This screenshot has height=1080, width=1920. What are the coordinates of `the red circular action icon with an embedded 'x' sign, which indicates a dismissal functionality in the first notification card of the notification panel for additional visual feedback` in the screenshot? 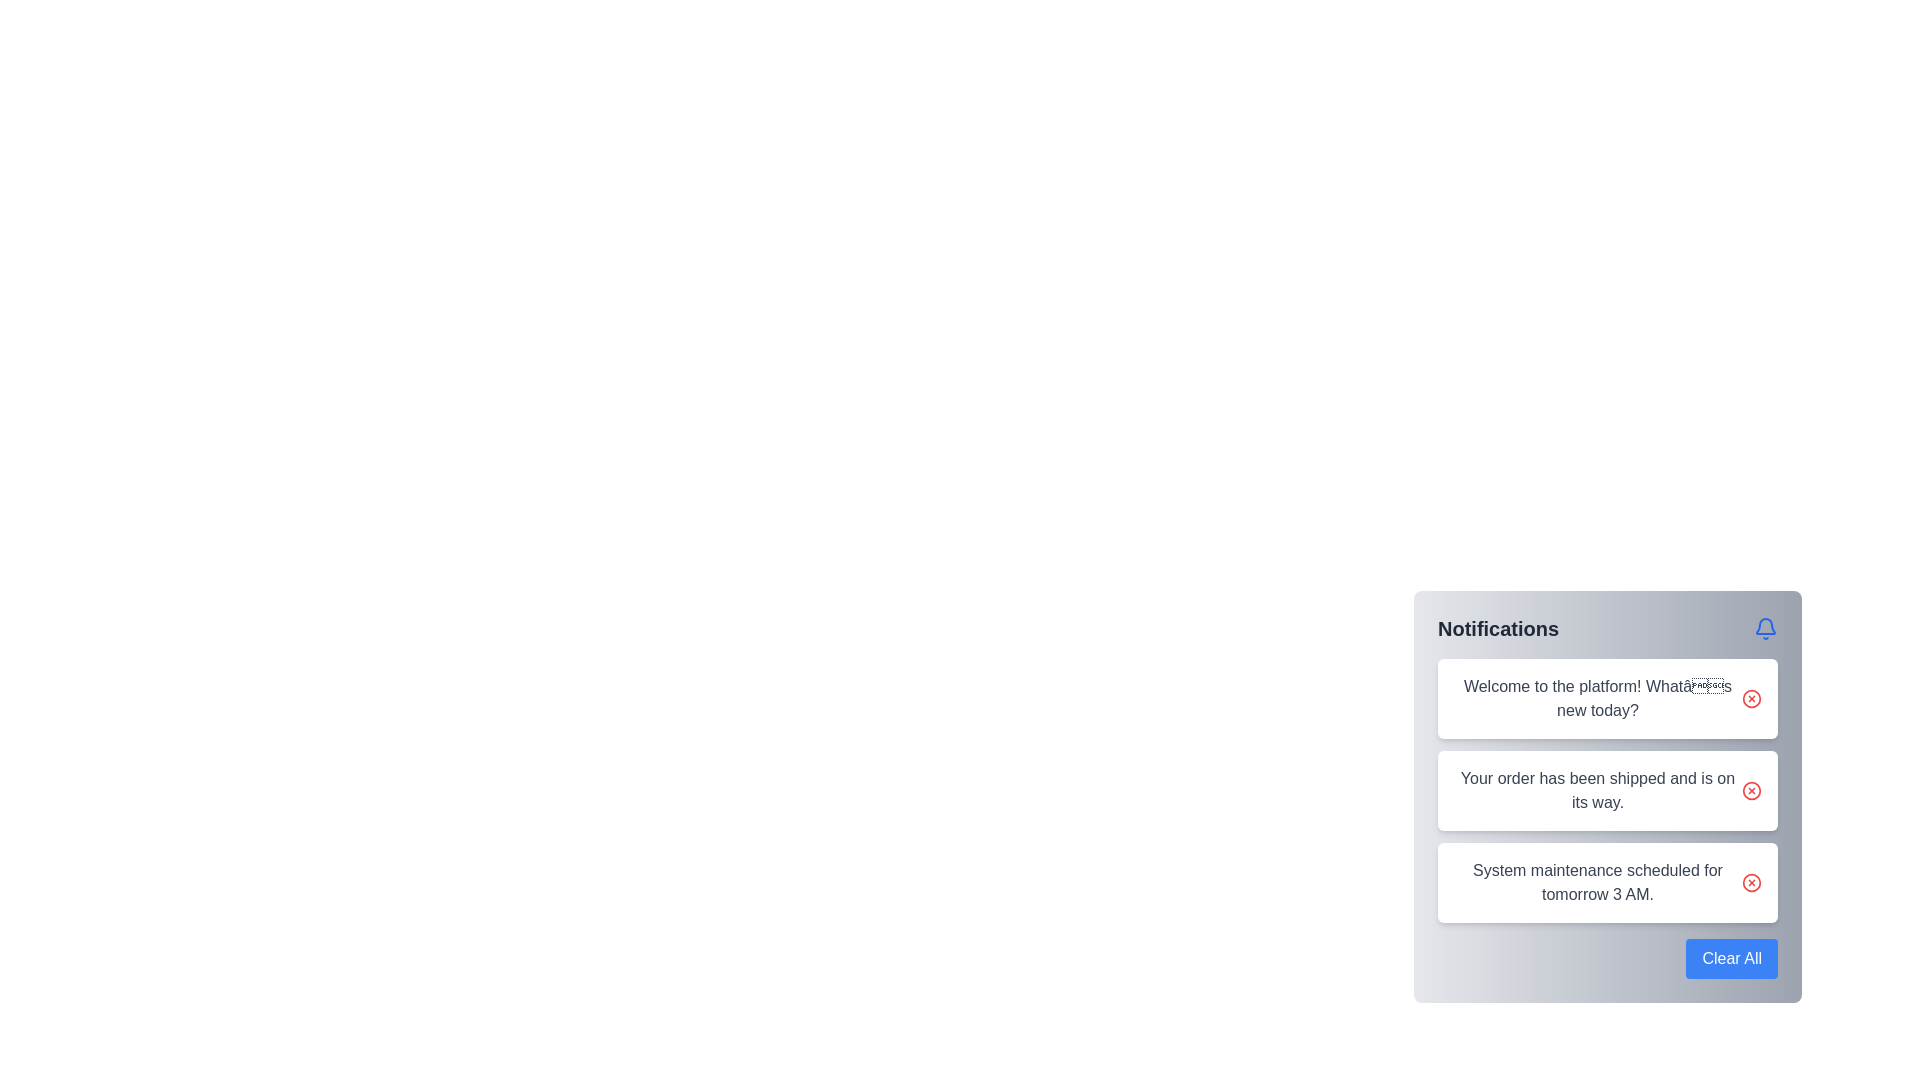 It's located at (1751, 697).